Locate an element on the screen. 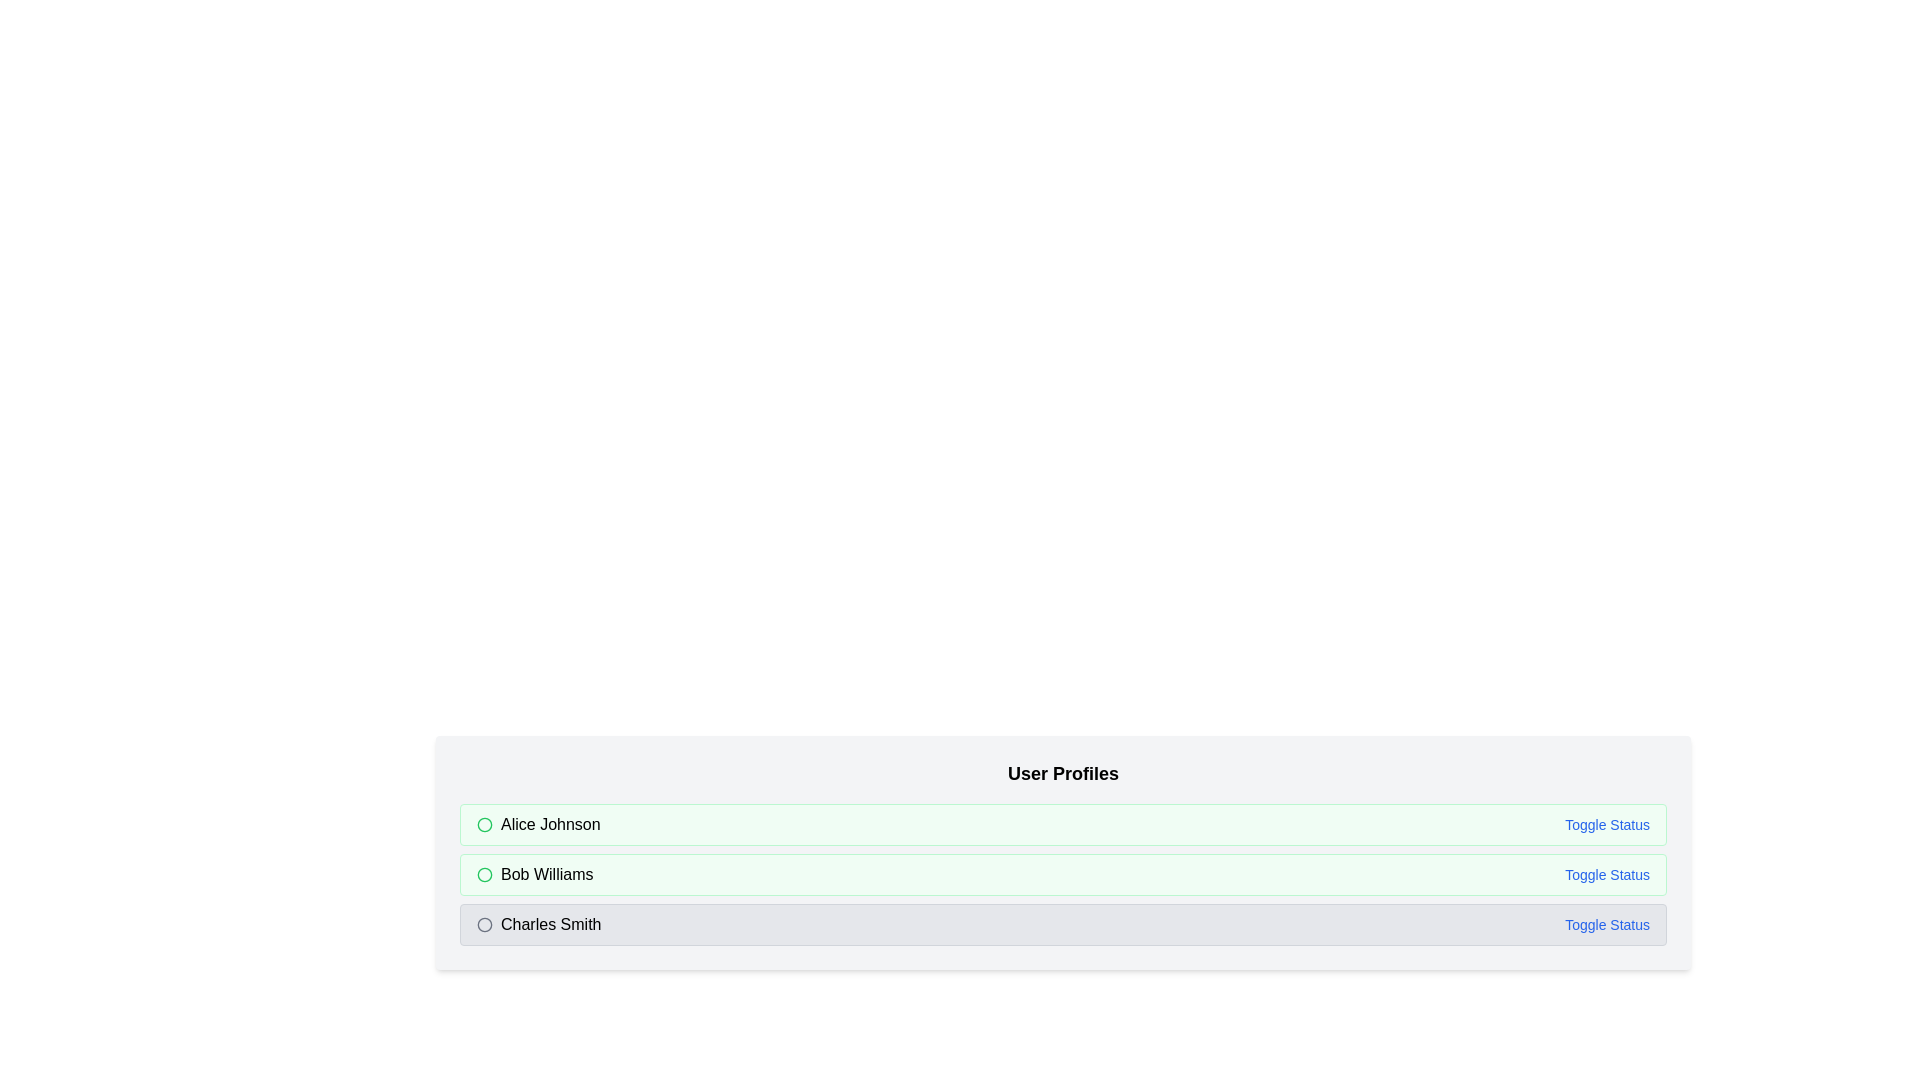 Image resolution: width=1920 pixels, height=1080 pixels. the 'Toggle Status' text link located at the right side of the 'Charles Smith' profile row is located at coordinates (1607, 925).